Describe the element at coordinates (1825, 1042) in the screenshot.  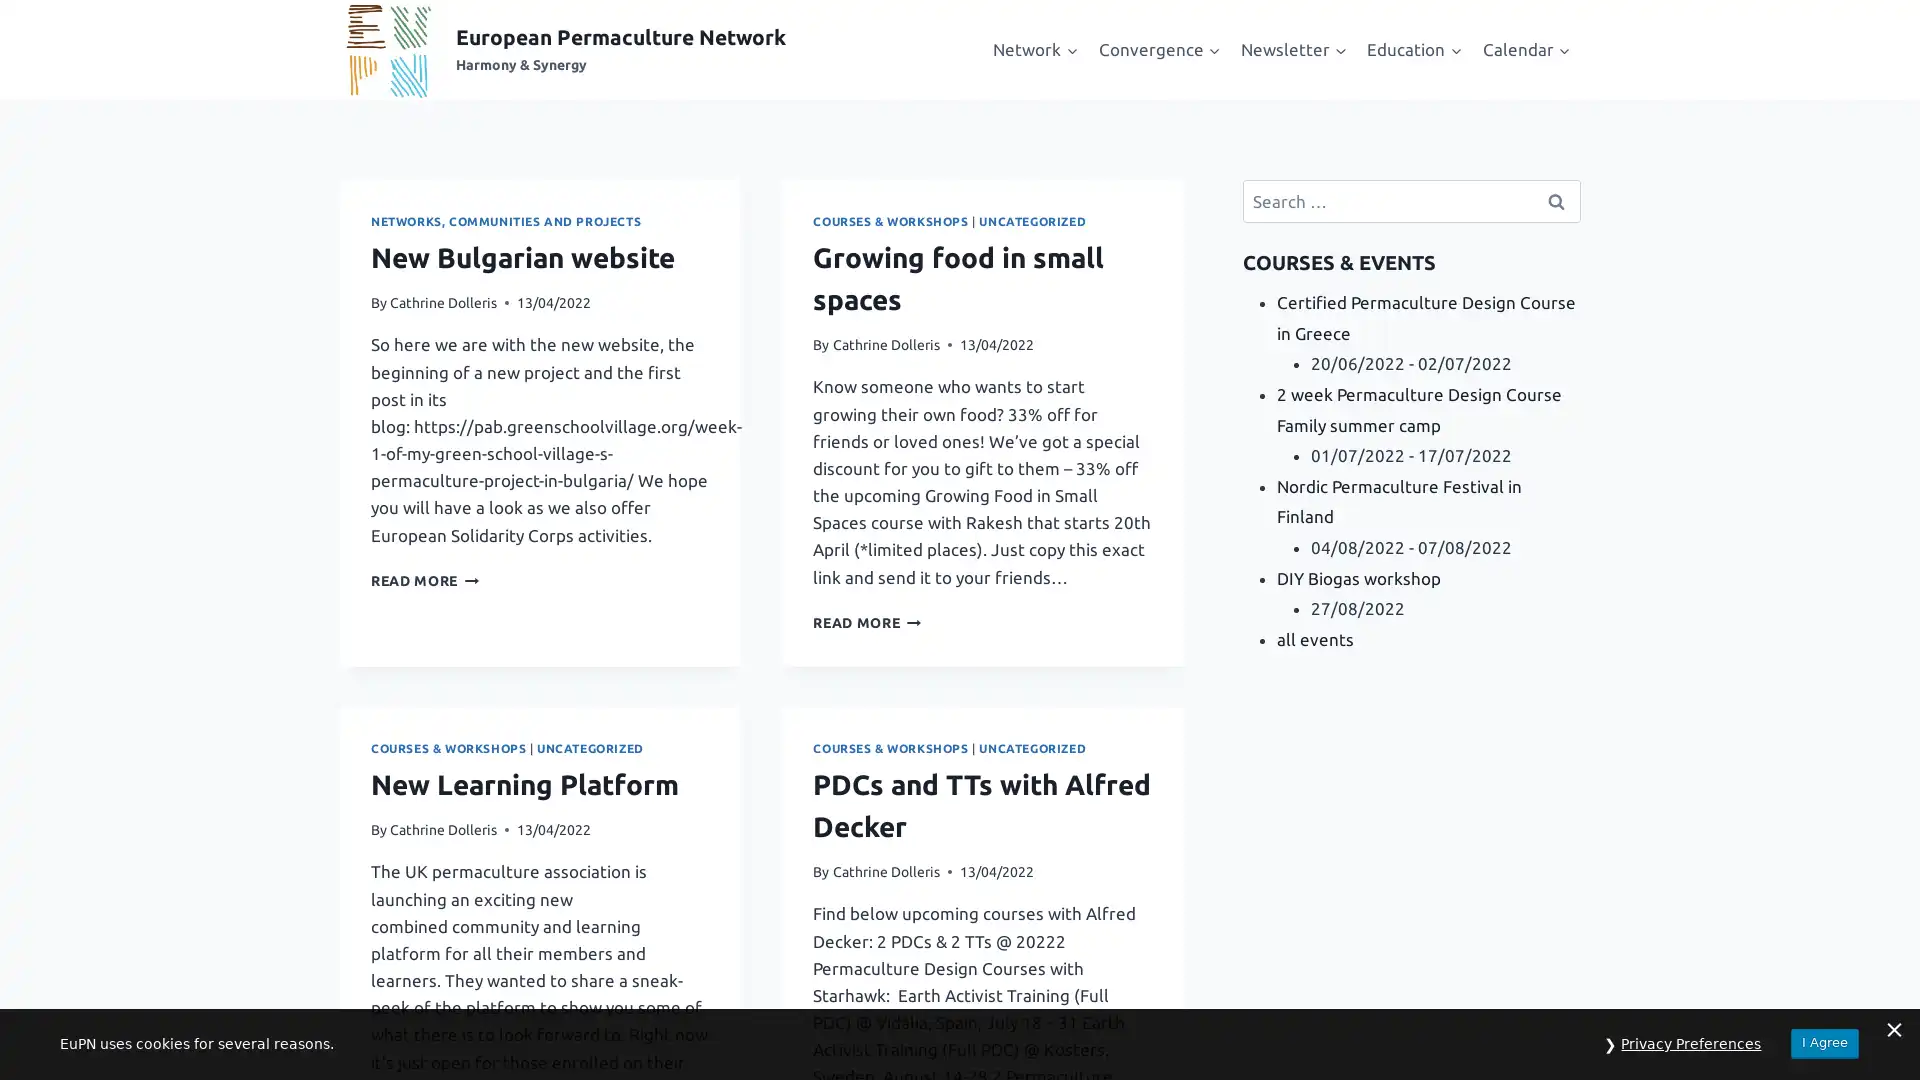
I see `I Agree` at that location.